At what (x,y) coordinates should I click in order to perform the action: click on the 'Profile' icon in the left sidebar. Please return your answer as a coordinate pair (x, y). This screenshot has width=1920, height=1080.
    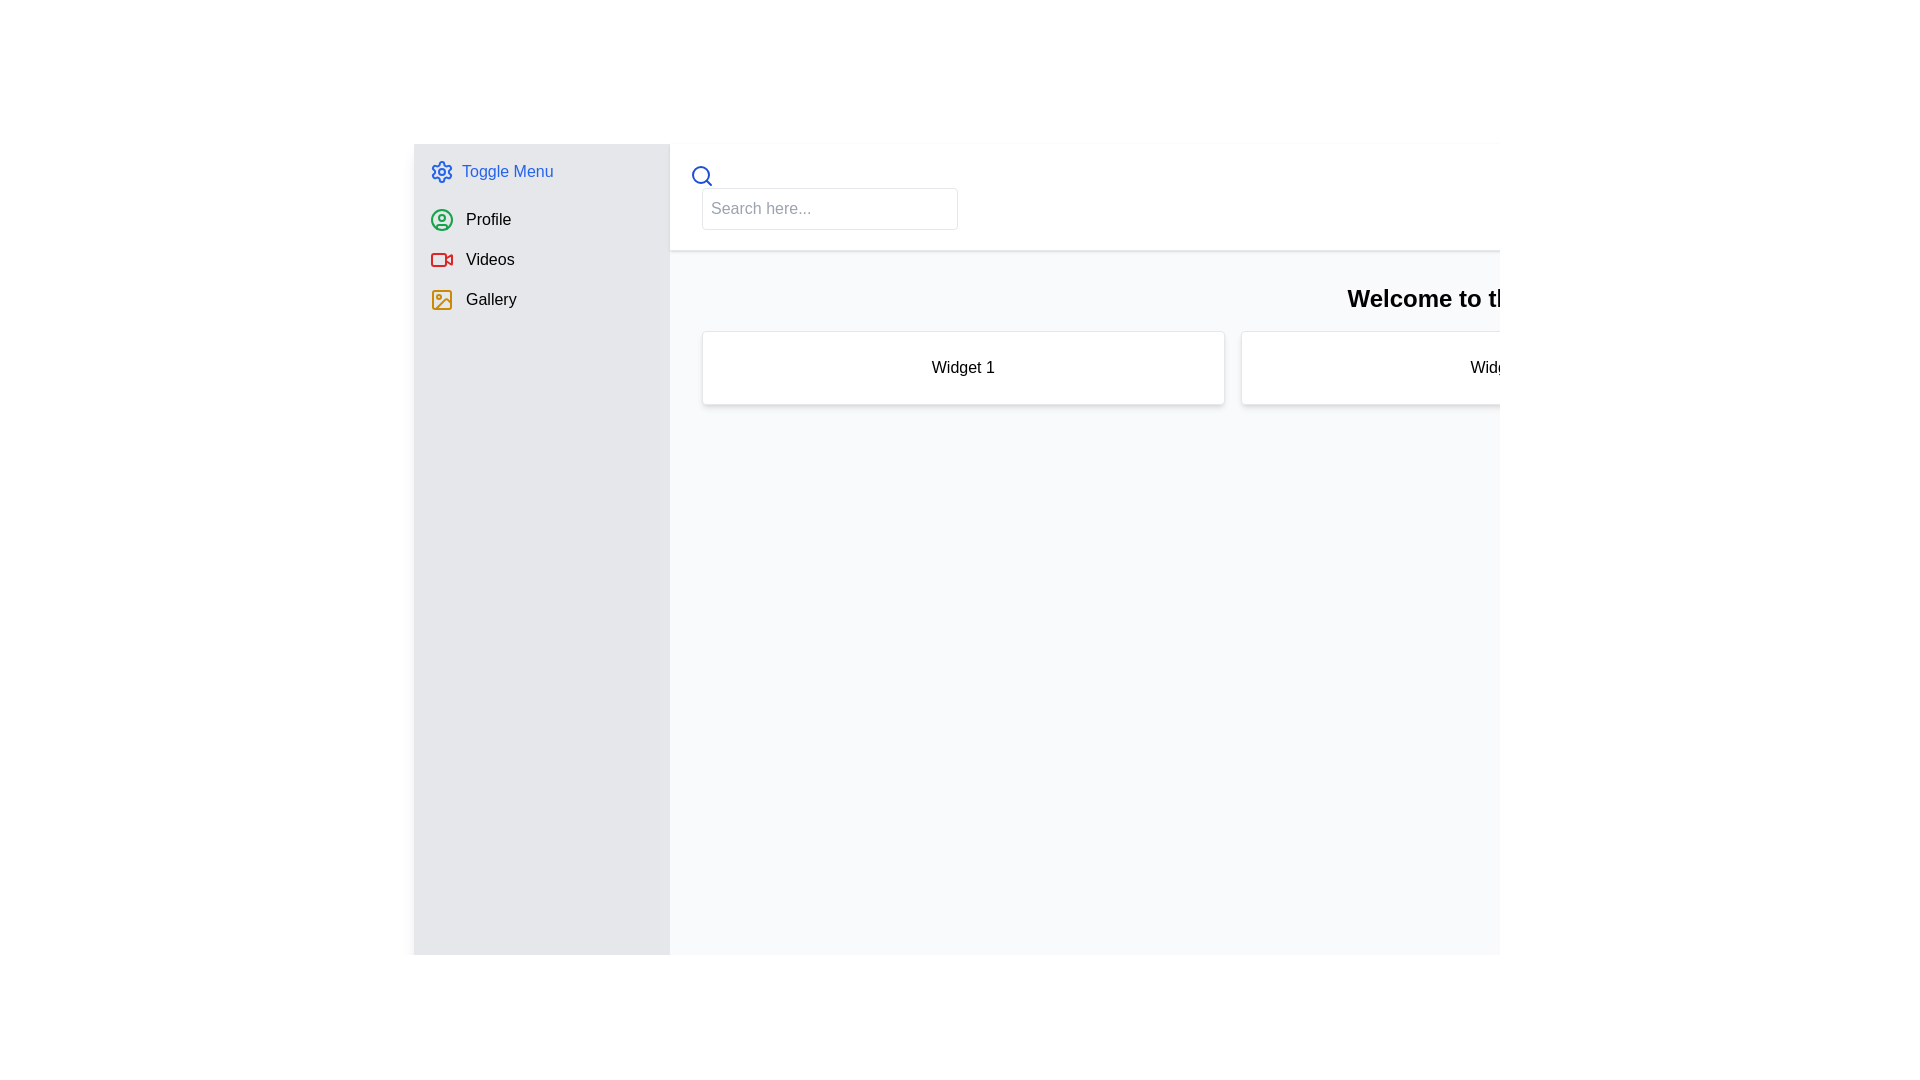
    Looking at the image, I should click on (440, 219).